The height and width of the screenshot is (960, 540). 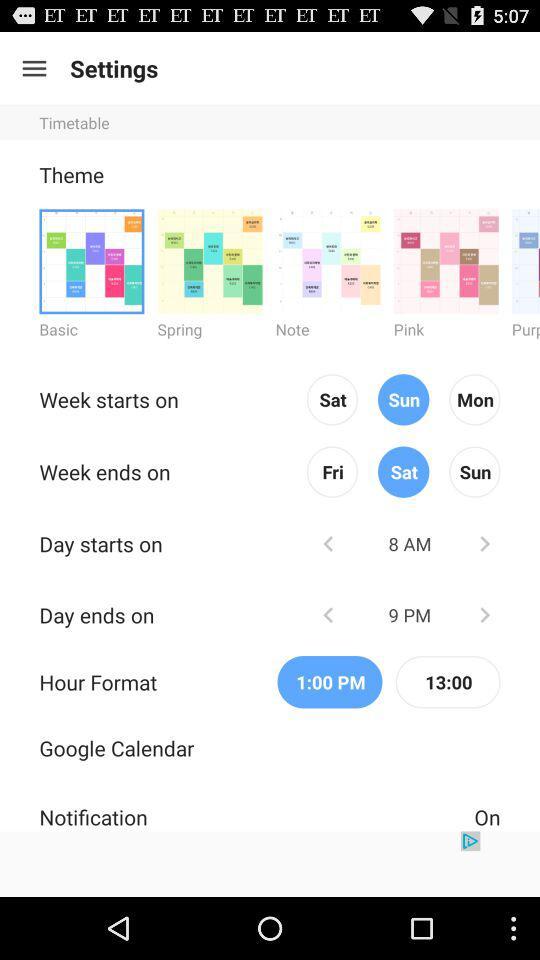 I want to click on the arrow_backward icon, so click(x=328, y=581).